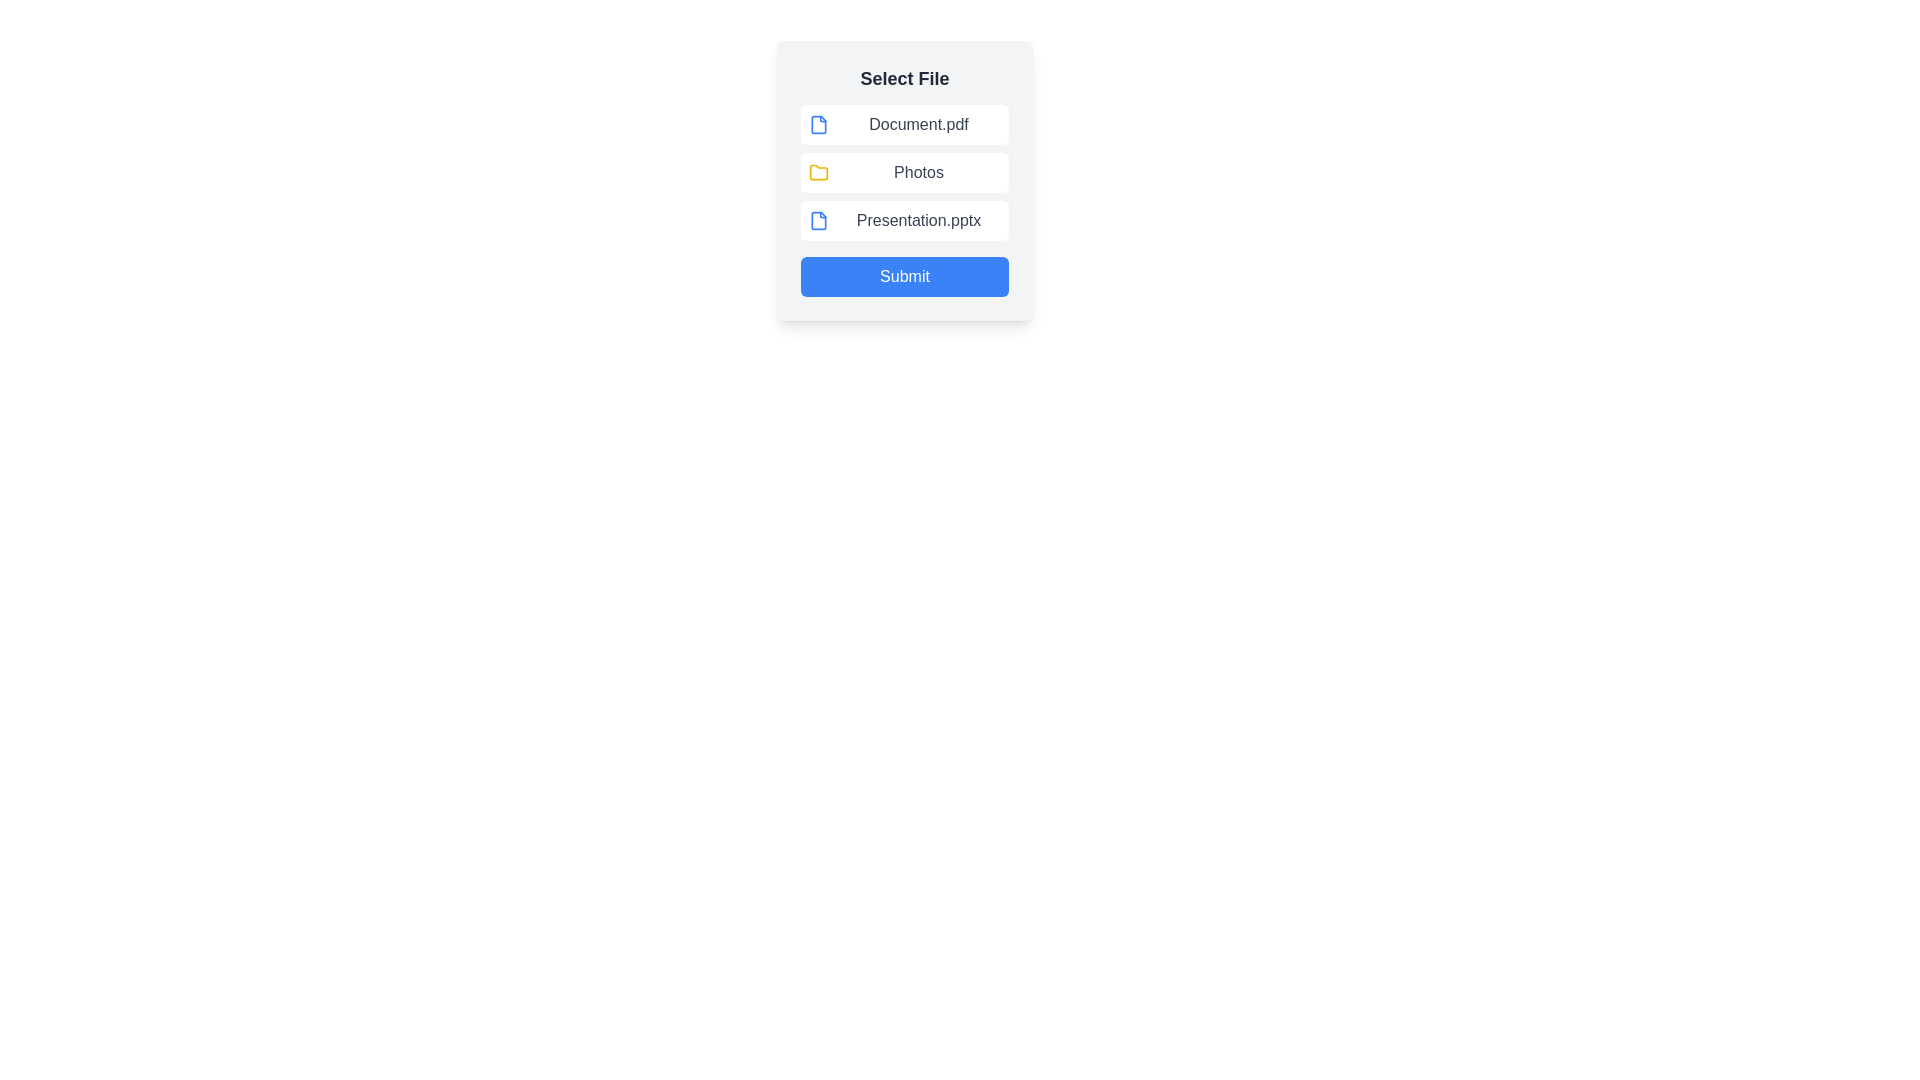 The image size is (1920, 1080). I want to click on the interactive option list item for 'Photos' located between 'Document.pdf' and 'Presentation.pptx' under the 'Select File' heading, so click(904, 181).